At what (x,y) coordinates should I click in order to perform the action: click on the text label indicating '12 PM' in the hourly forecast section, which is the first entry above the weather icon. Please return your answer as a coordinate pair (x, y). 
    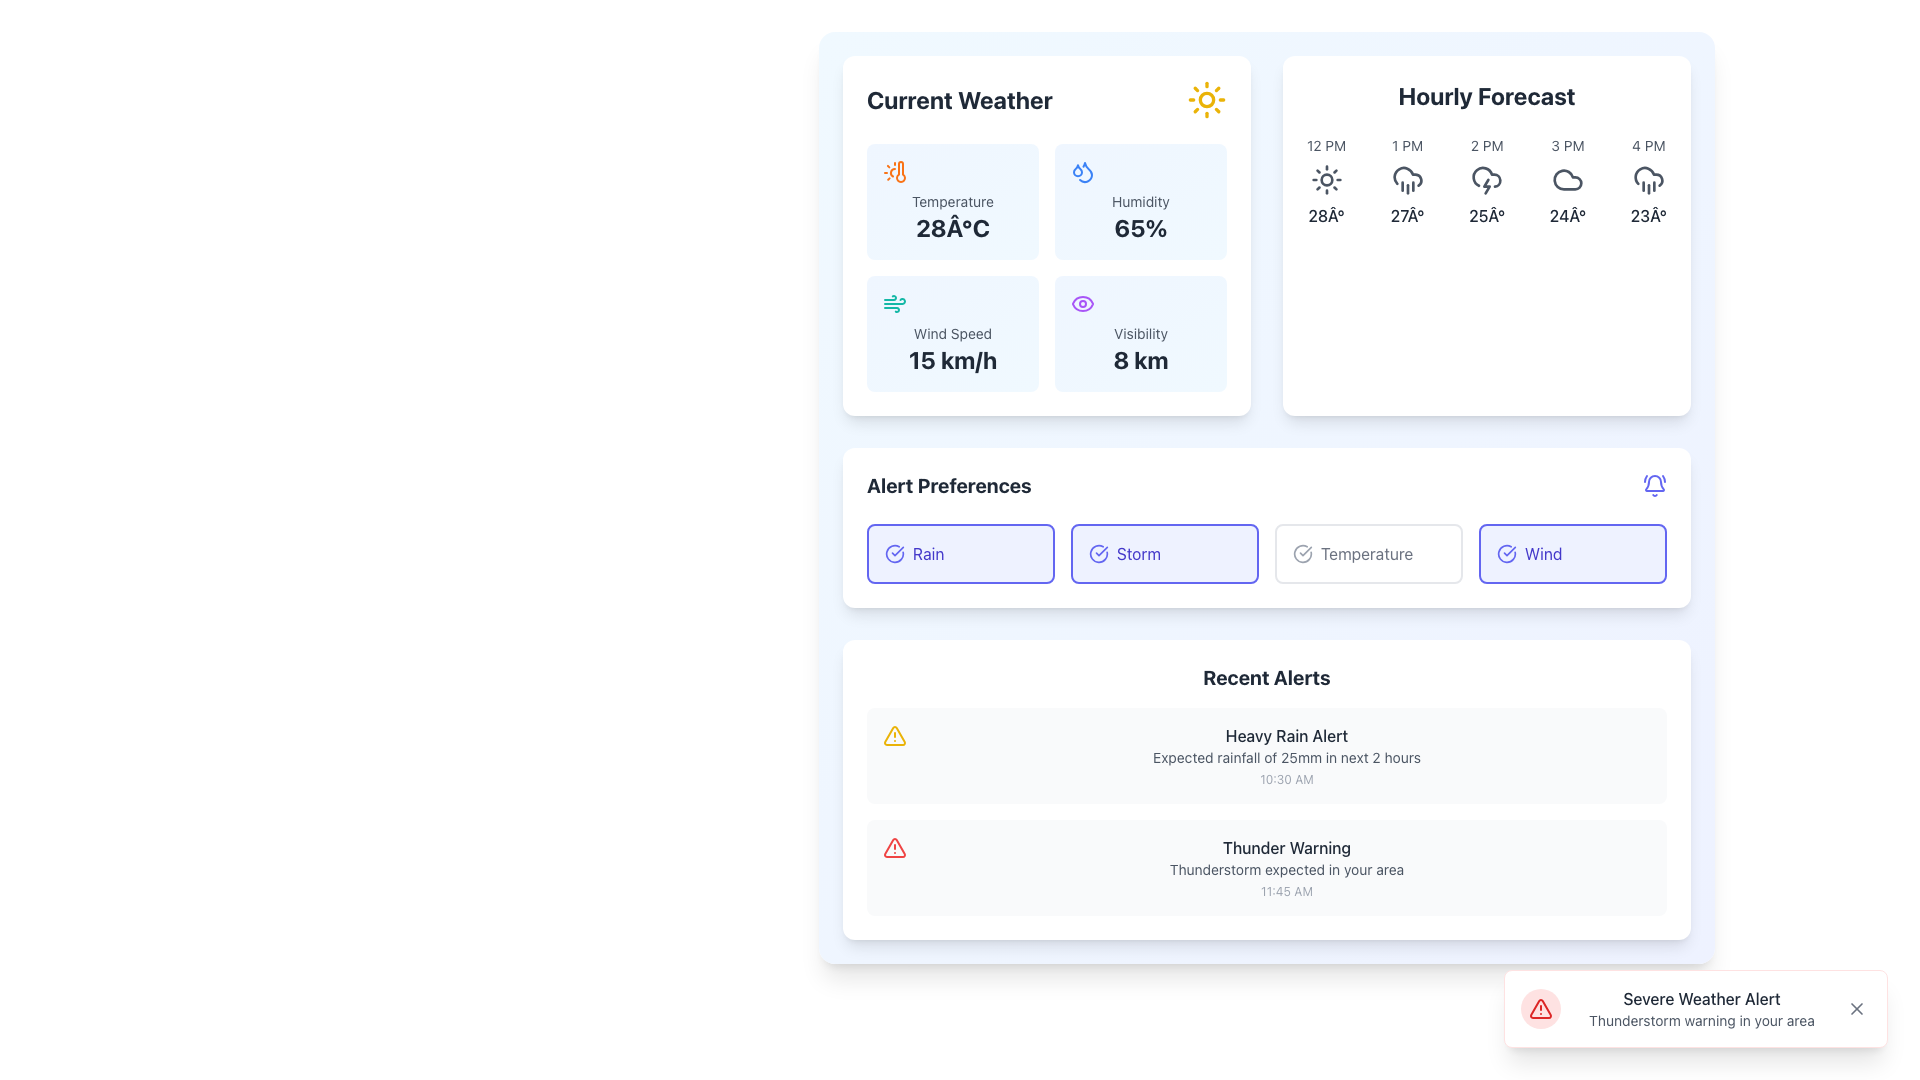
    Looking at the image, I should click on (1326, 145).